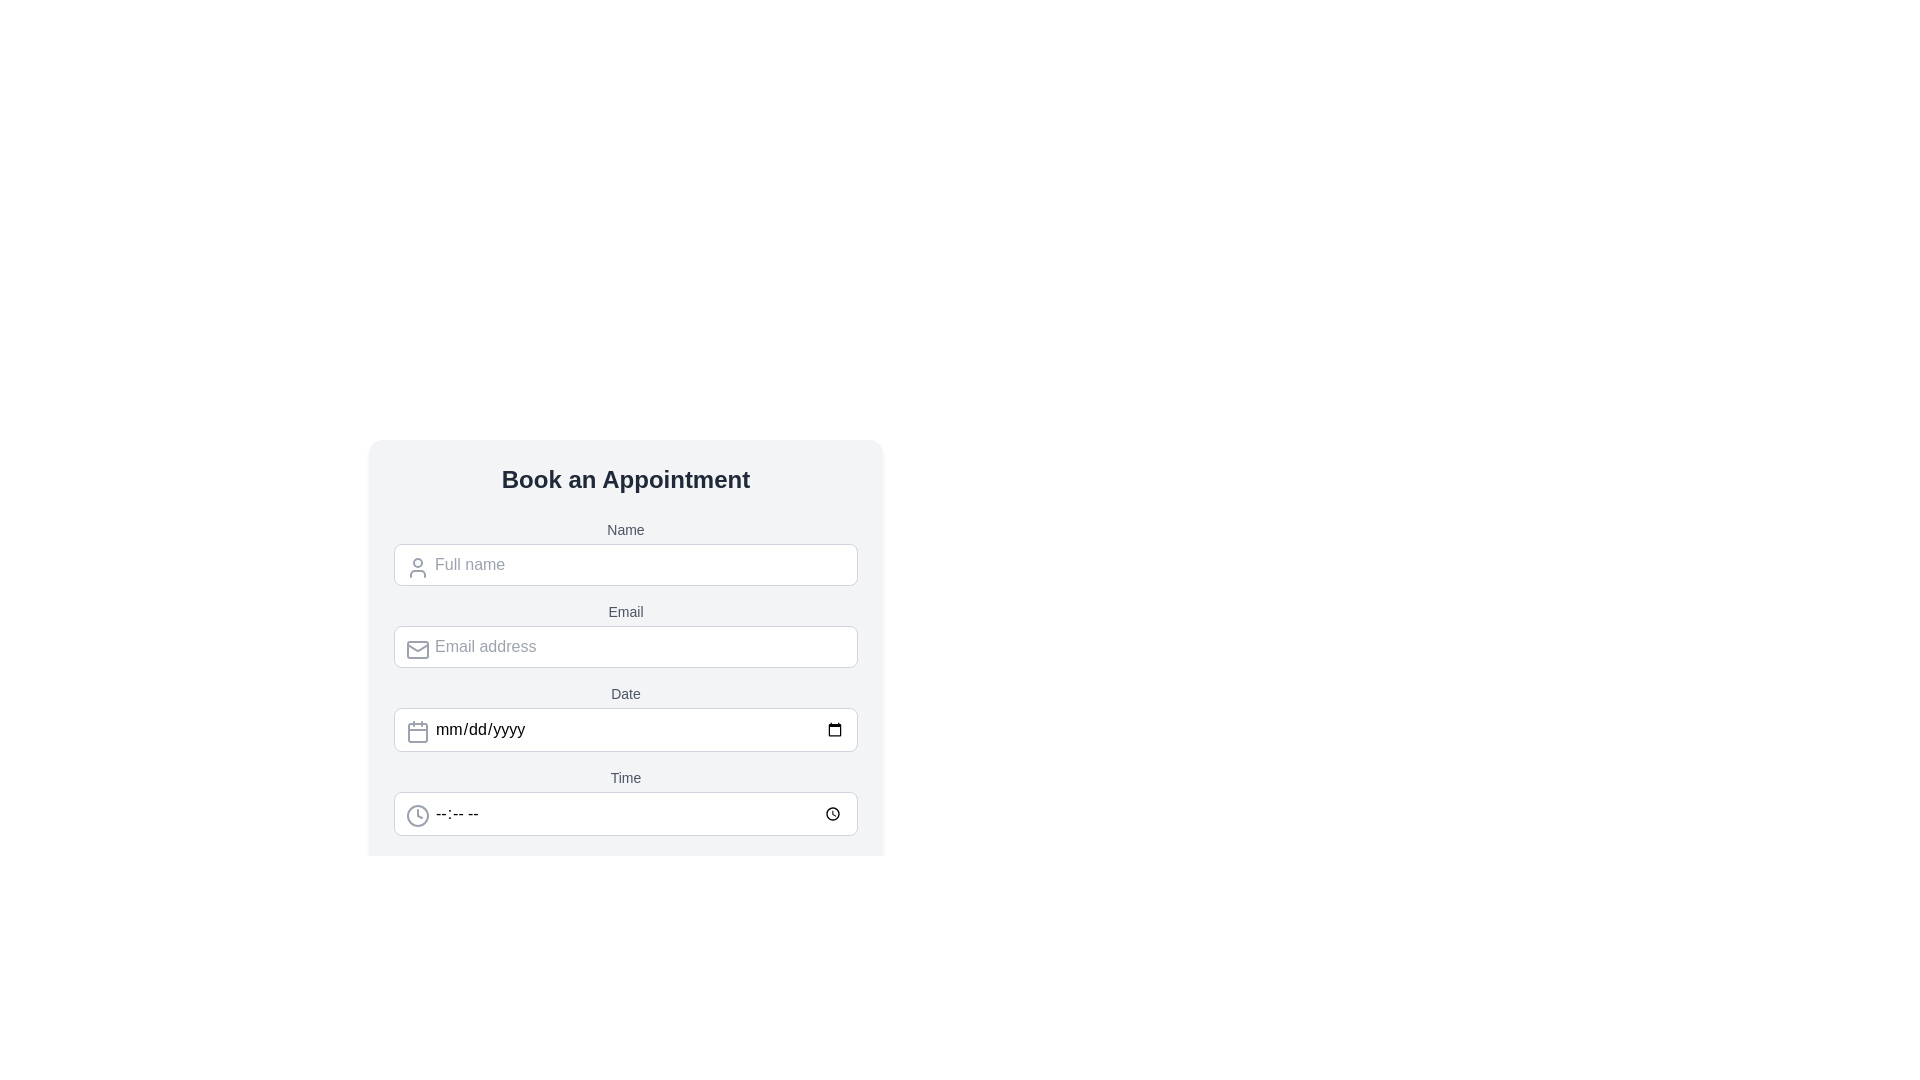  I want to click on the 'Time' text label element which is displayed in a small gray font below the 'Date' input field and above the time picker, so click(624, 777).